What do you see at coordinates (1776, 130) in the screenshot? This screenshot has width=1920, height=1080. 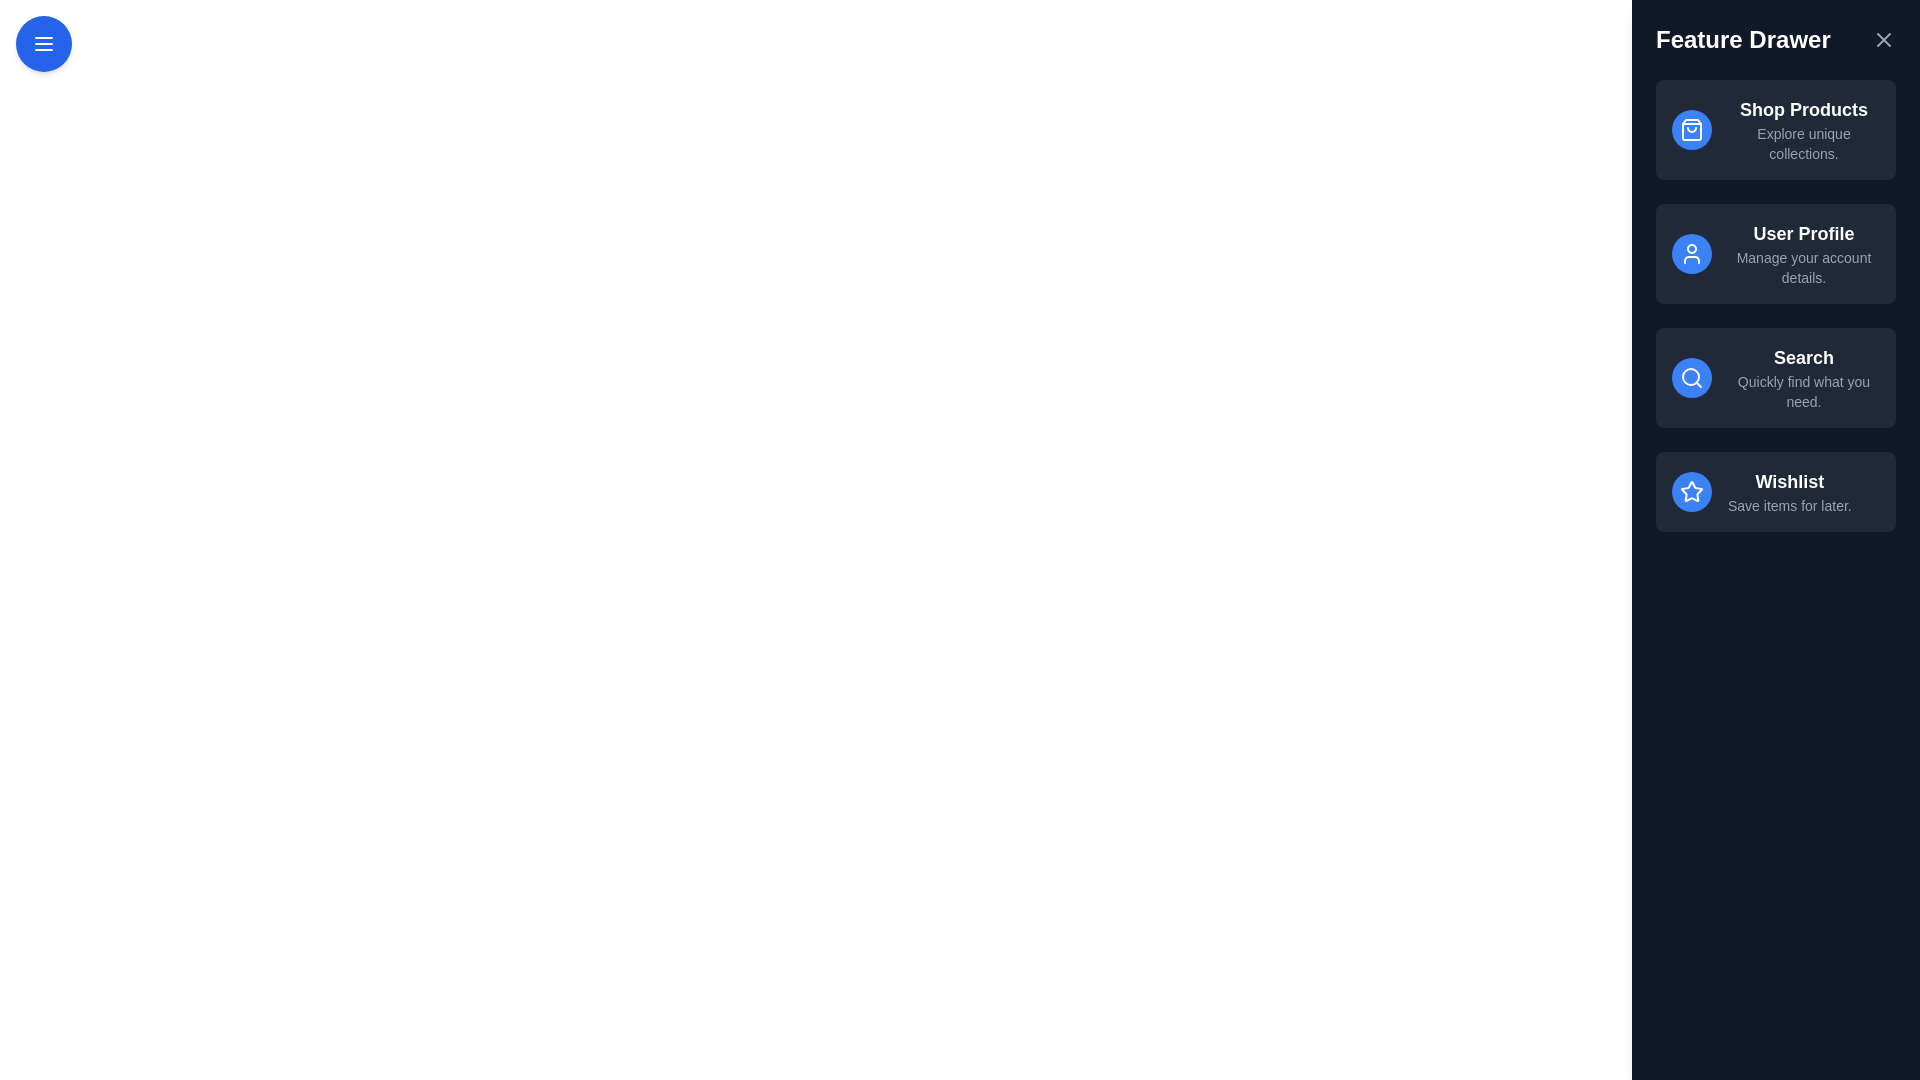 I see `the feature item Shop Products to highlight it` at bounding box center [1776, 130].